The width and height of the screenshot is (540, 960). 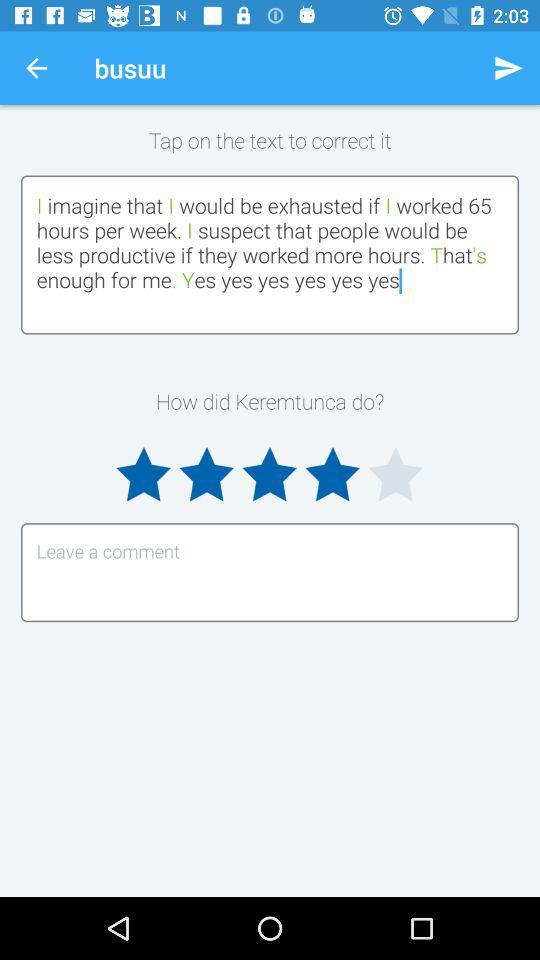 What do you see at coordinates (508, 68) in the screenshot?
I see `the icon to the right of busuu item` at bounding box center [508, 68].